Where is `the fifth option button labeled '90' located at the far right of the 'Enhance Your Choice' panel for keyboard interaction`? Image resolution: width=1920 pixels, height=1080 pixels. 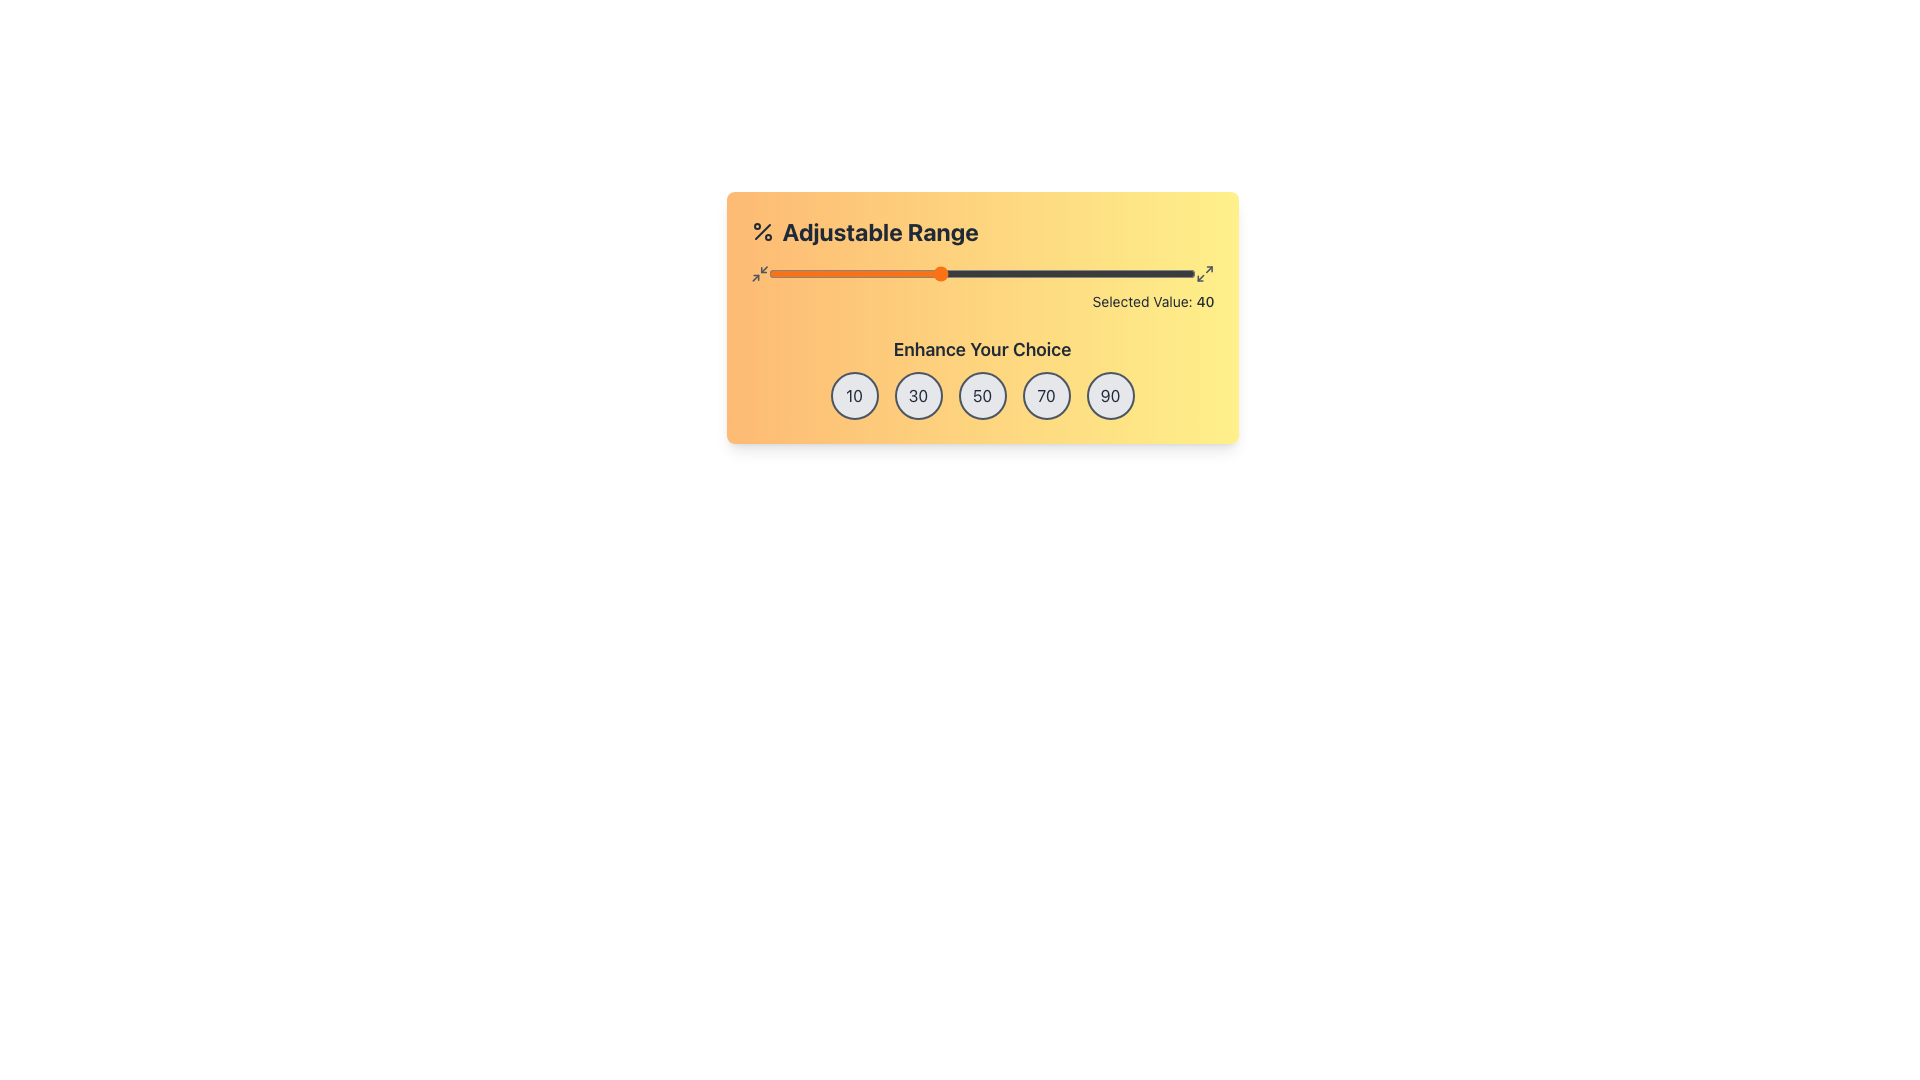
the fifth option button labeled '90' located at the far right of the 'Enhance Your Choice' panel for keyboard interaction is located at coordinates (1109, 396).